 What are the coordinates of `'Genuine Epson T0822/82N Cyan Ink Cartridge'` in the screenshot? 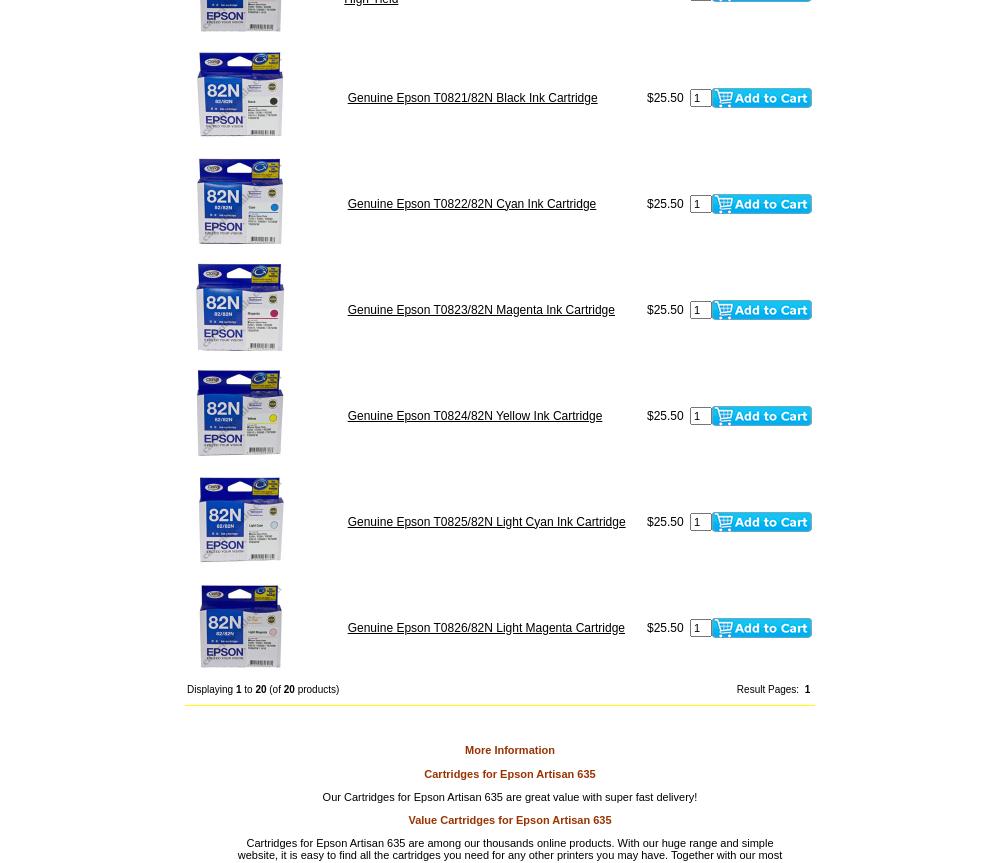 It's located at (346, 202).